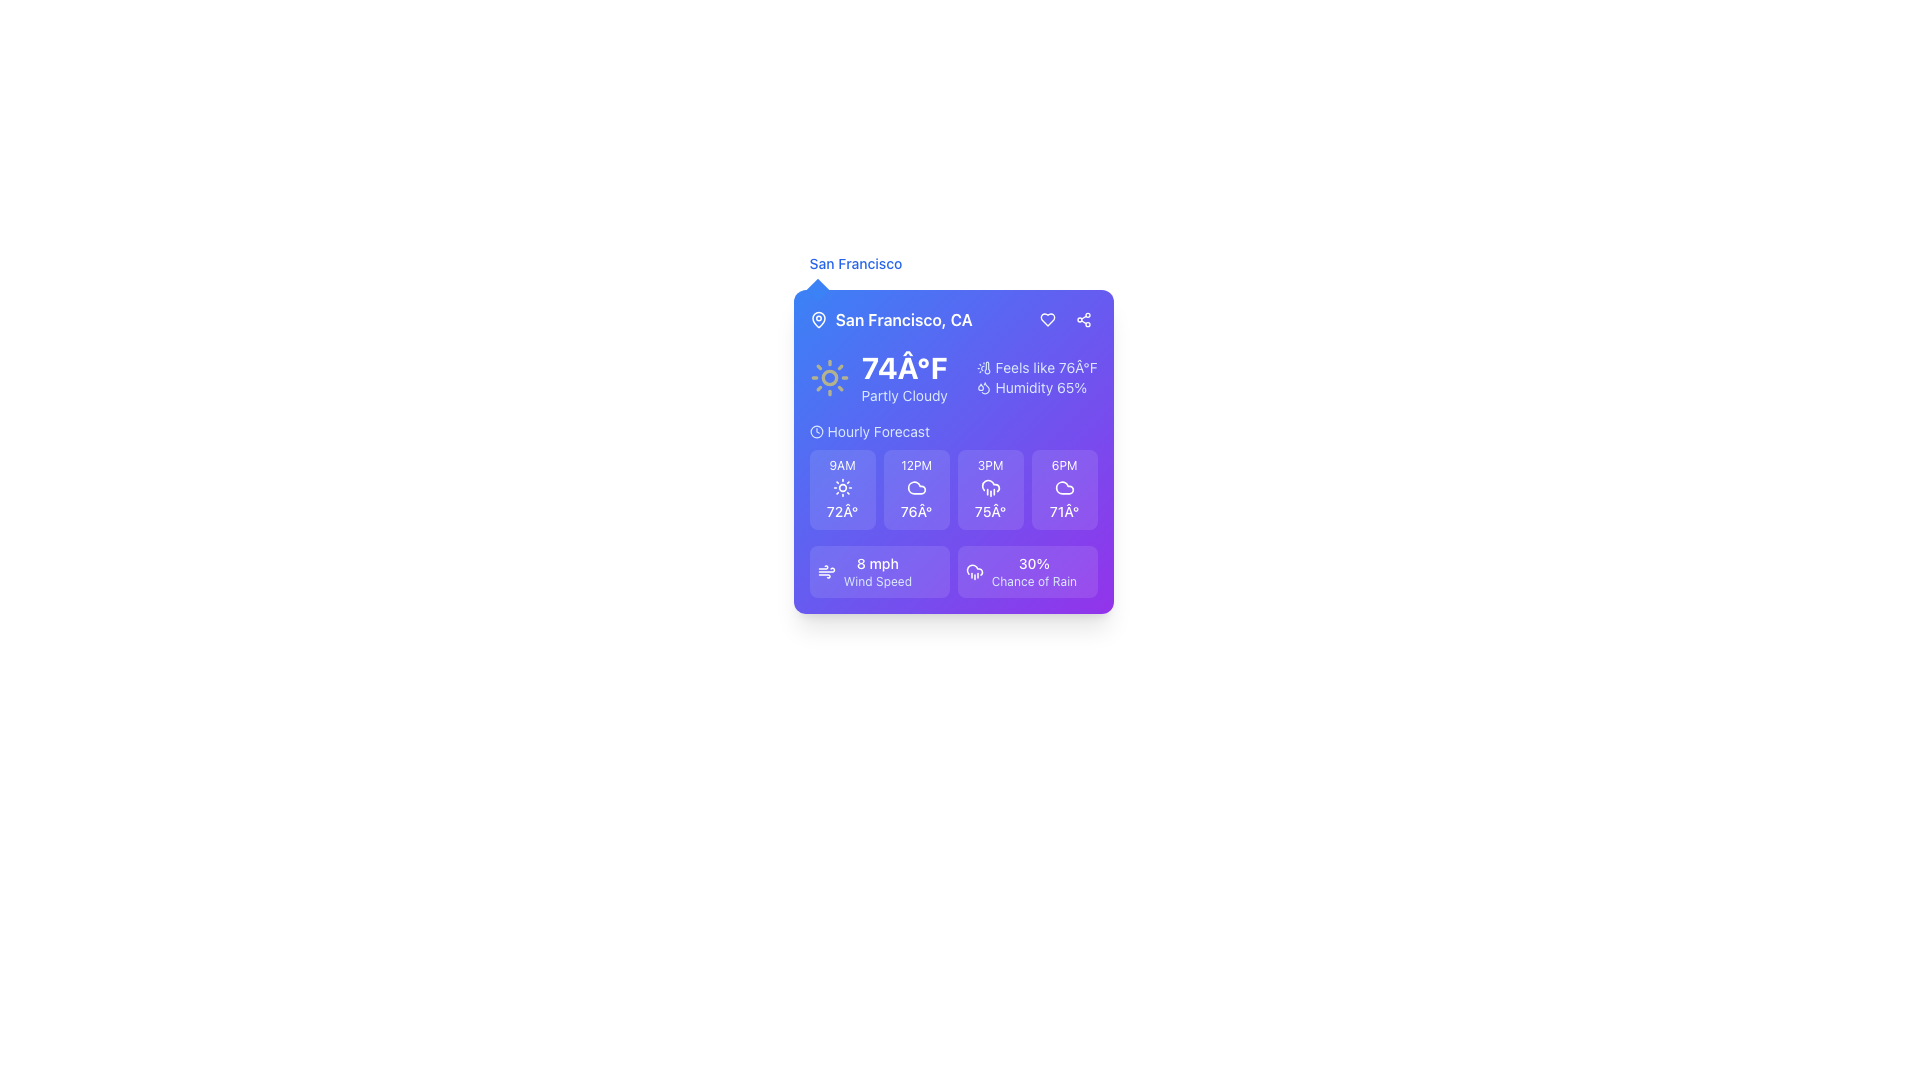 This screenshot has height=1080, width=1920. Describe the element at coordinates (1082, 319) in the screenshot. I see `the second button from the right in the card interface` at that location.